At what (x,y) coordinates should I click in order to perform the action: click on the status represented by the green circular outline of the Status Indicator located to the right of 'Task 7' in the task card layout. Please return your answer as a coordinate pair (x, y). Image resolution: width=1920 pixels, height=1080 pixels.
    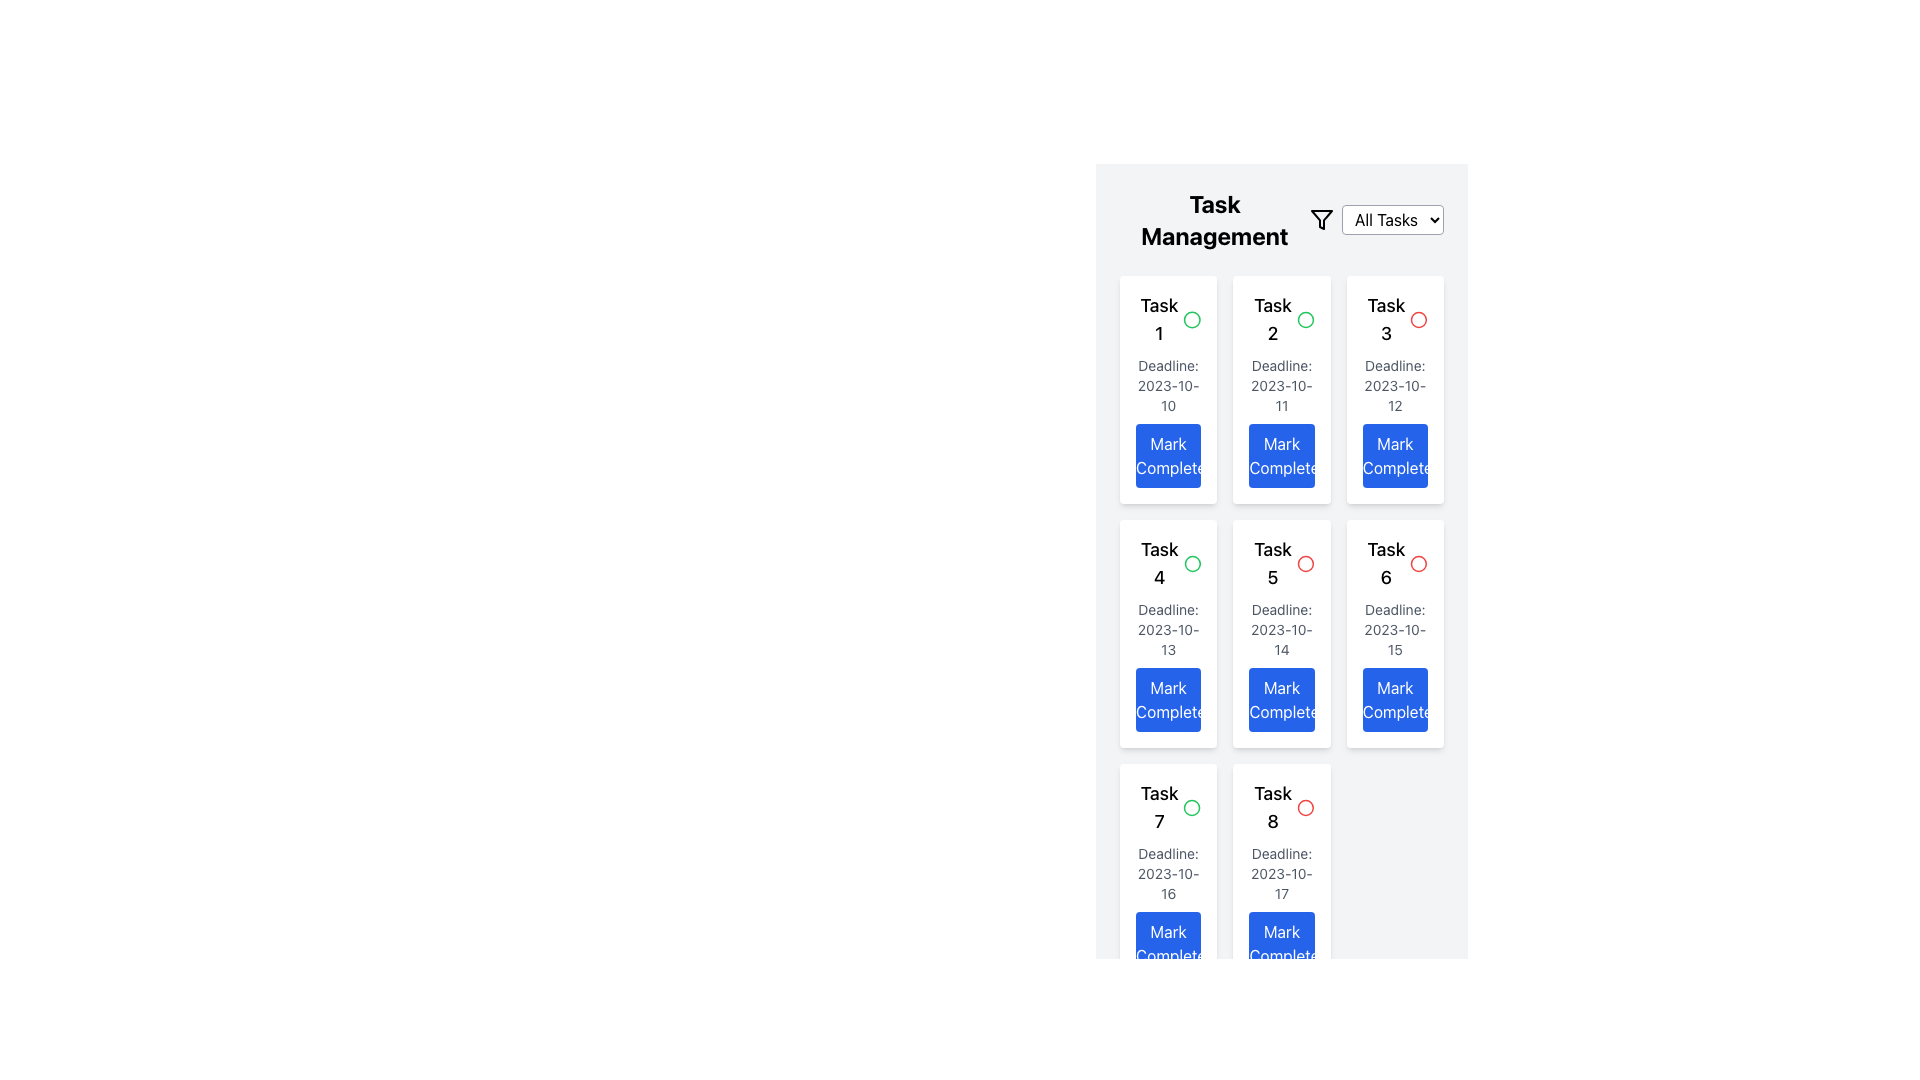
    Looking at the image, I should click on (1192, 806).